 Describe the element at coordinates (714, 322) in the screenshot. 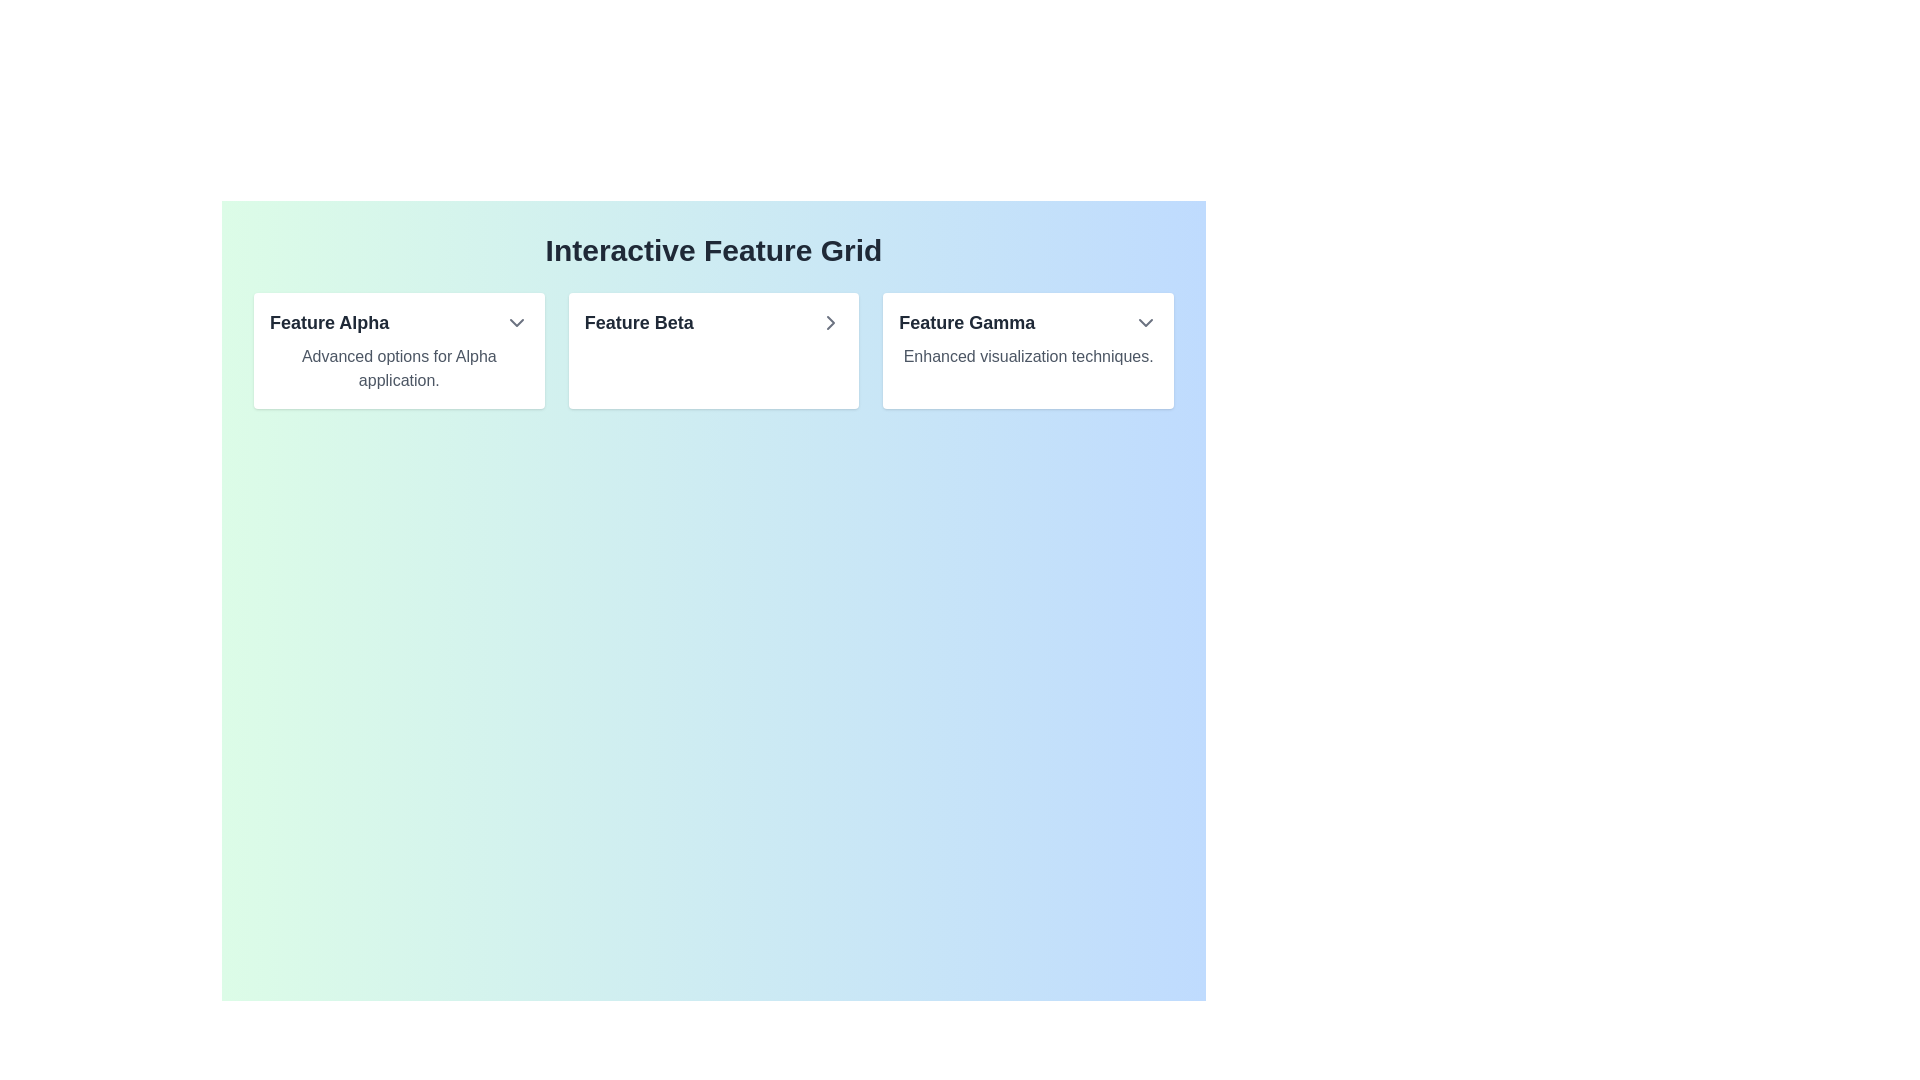

I see `the clickable item labeled 'Feature Beta', which is the middle option in a row of three items` at that location.